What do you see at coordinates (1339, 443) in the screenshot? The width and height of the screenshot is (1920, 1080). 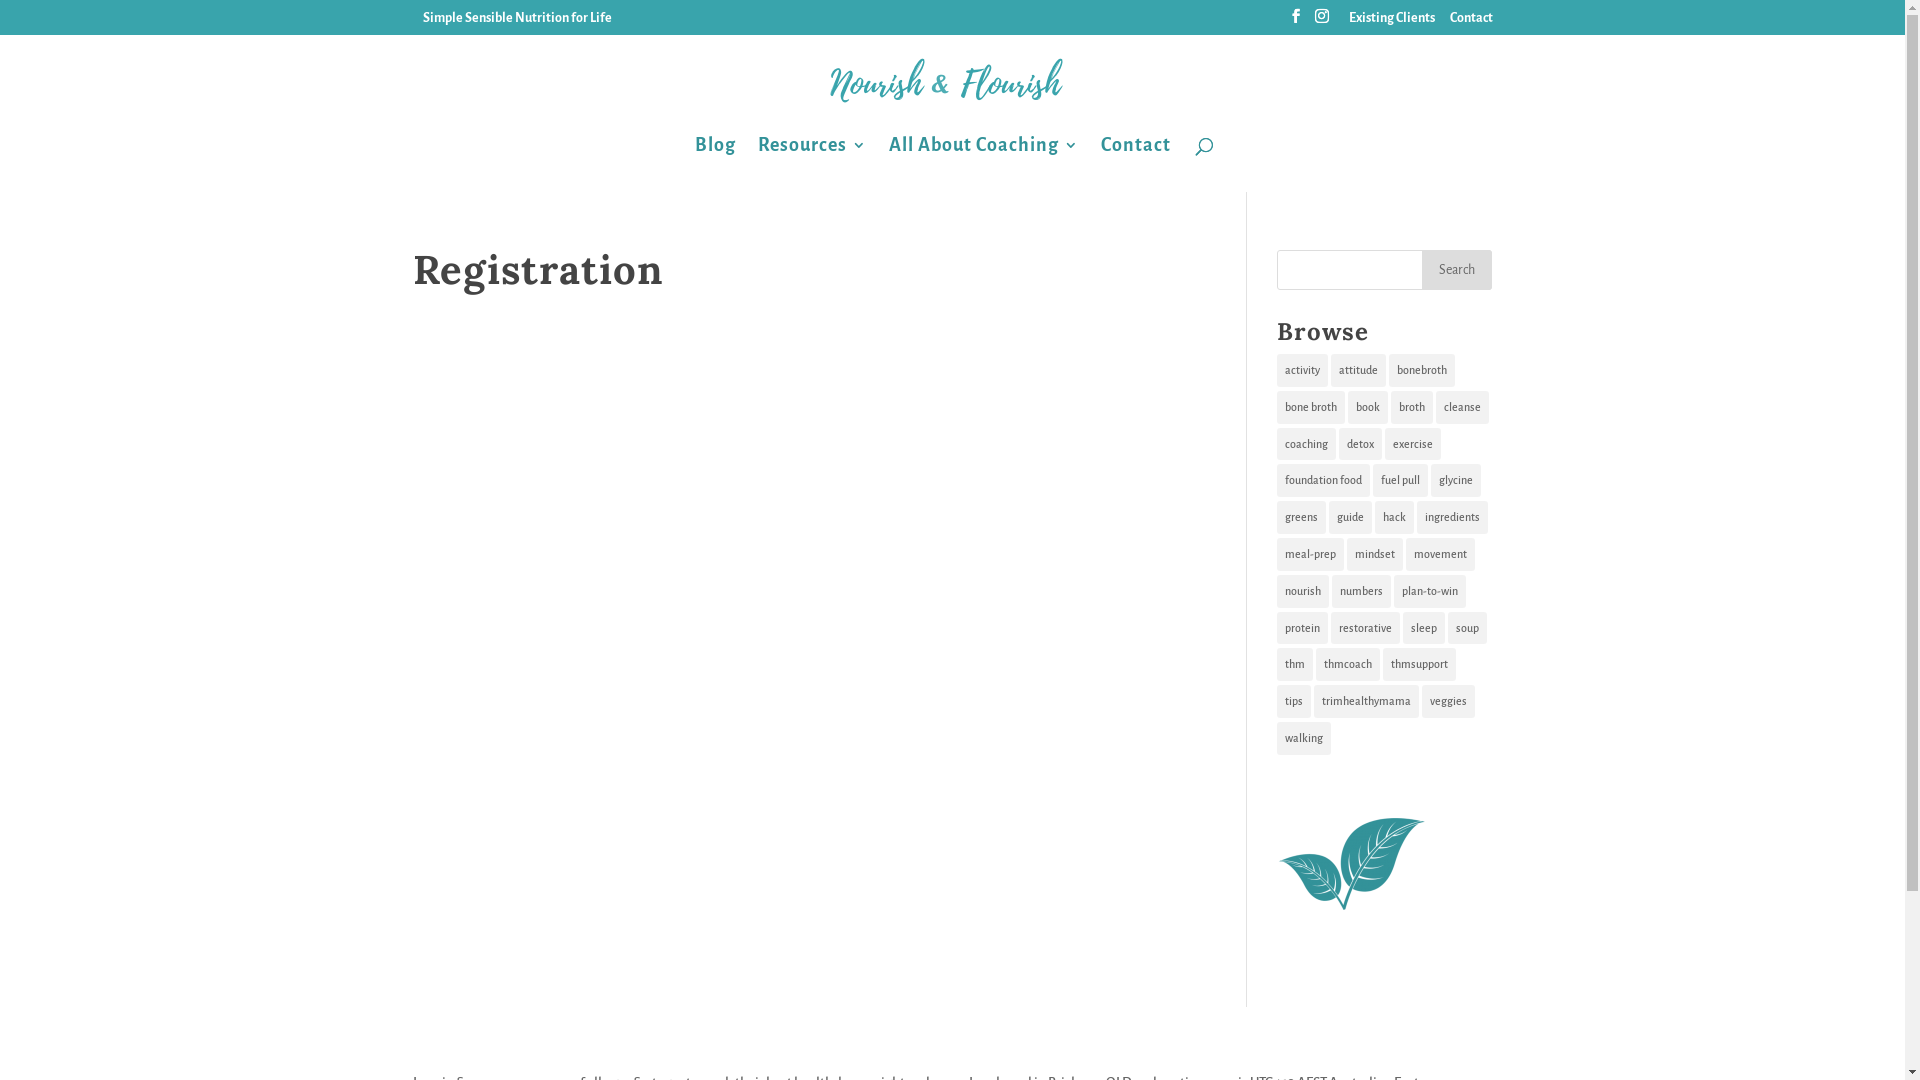 I see `'detox'` at bounding box center [1339, 443].